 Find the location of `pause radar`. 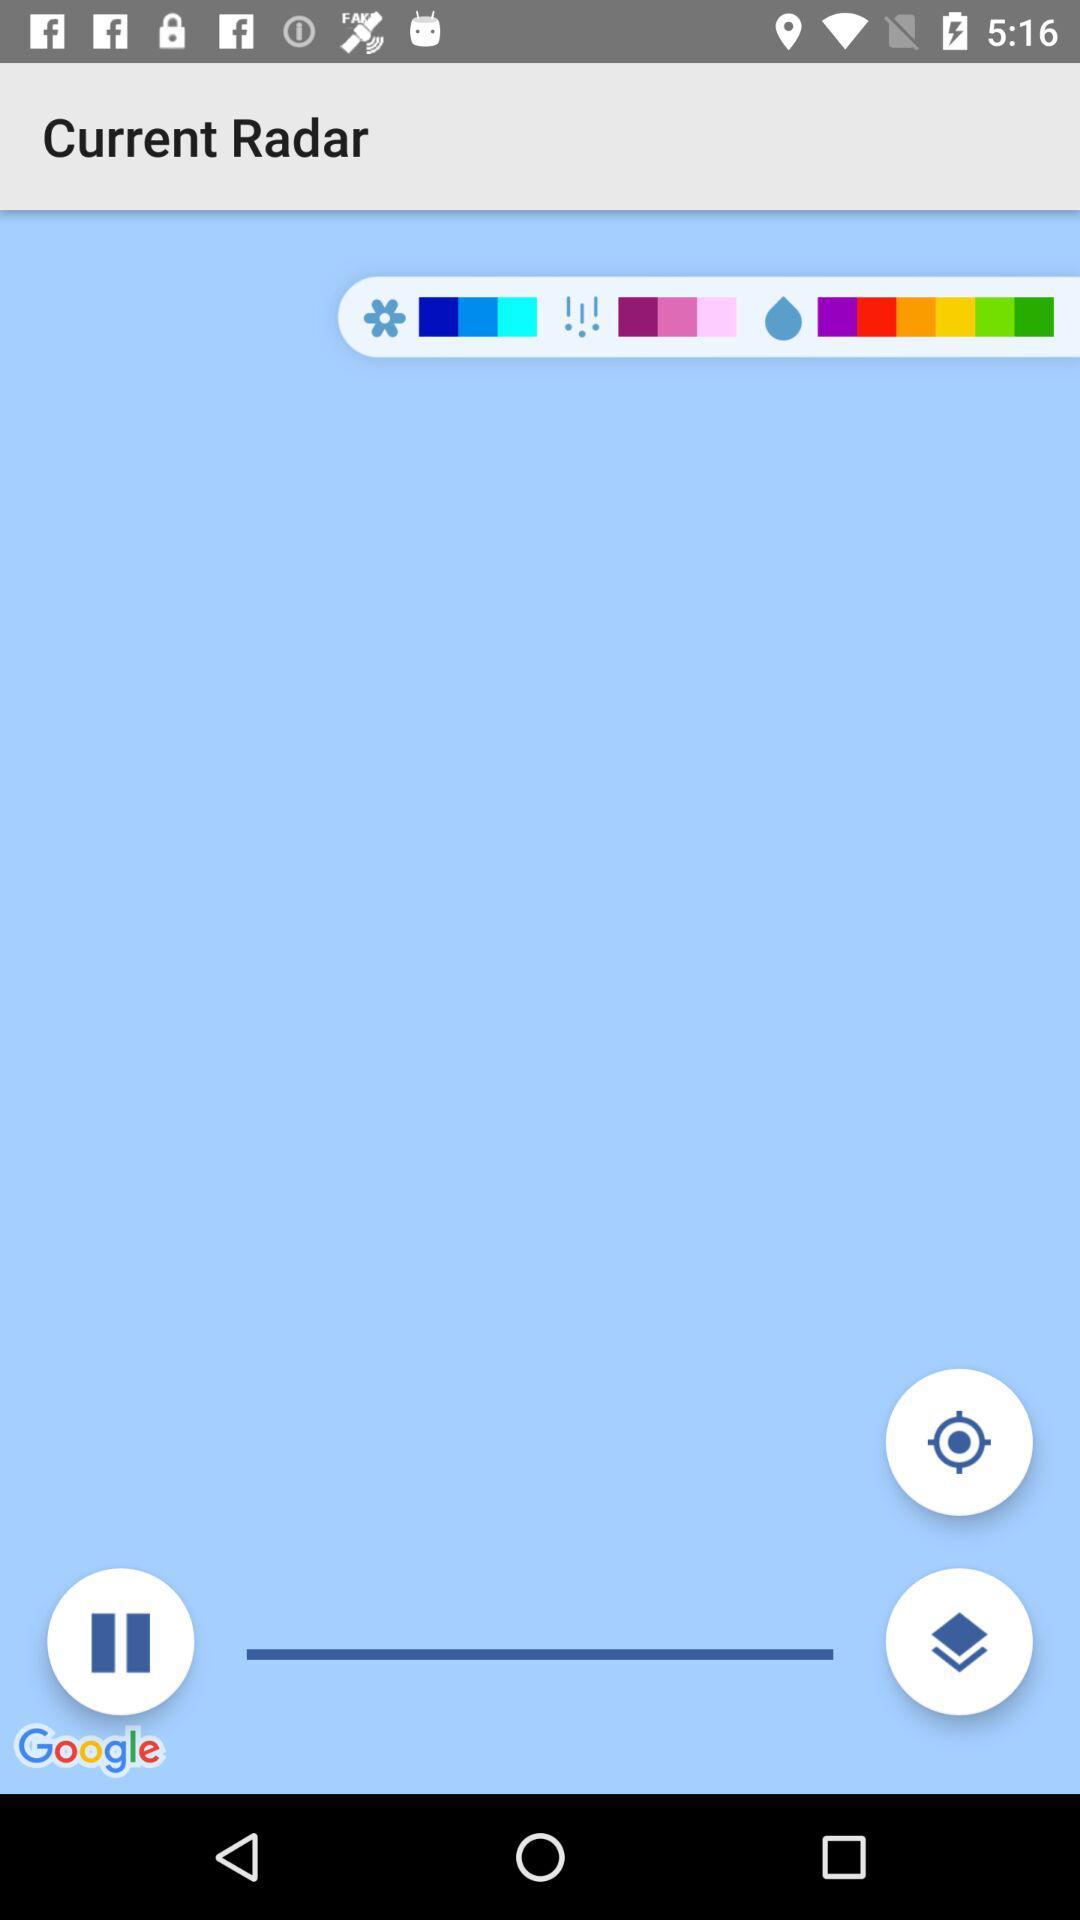

pause radar is located at coordinates (120, 1641).